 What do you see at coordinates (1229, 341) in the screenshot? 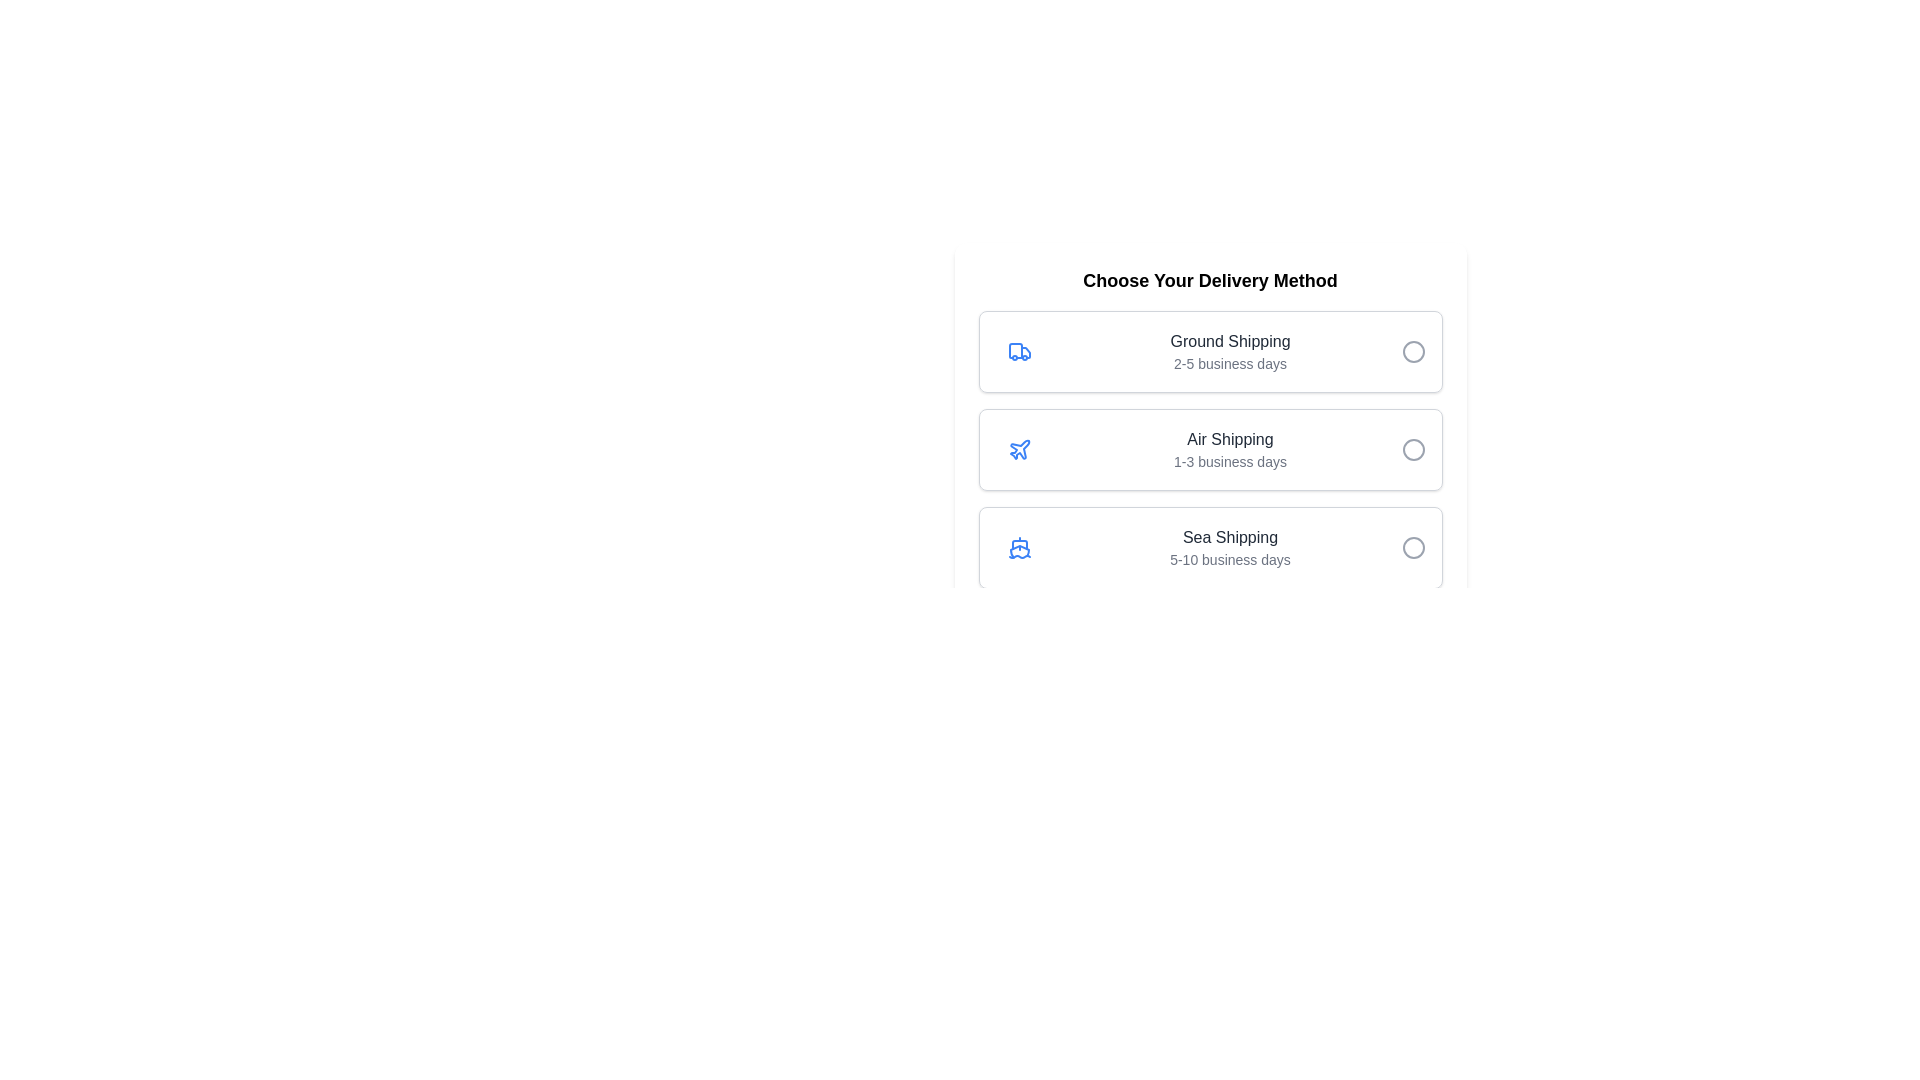
I see `the text label displaying 'Ground Shipping' which is styled with medium-weight font in dark gray color, located in the delivery methods list` at bounding box center [1229, 341].